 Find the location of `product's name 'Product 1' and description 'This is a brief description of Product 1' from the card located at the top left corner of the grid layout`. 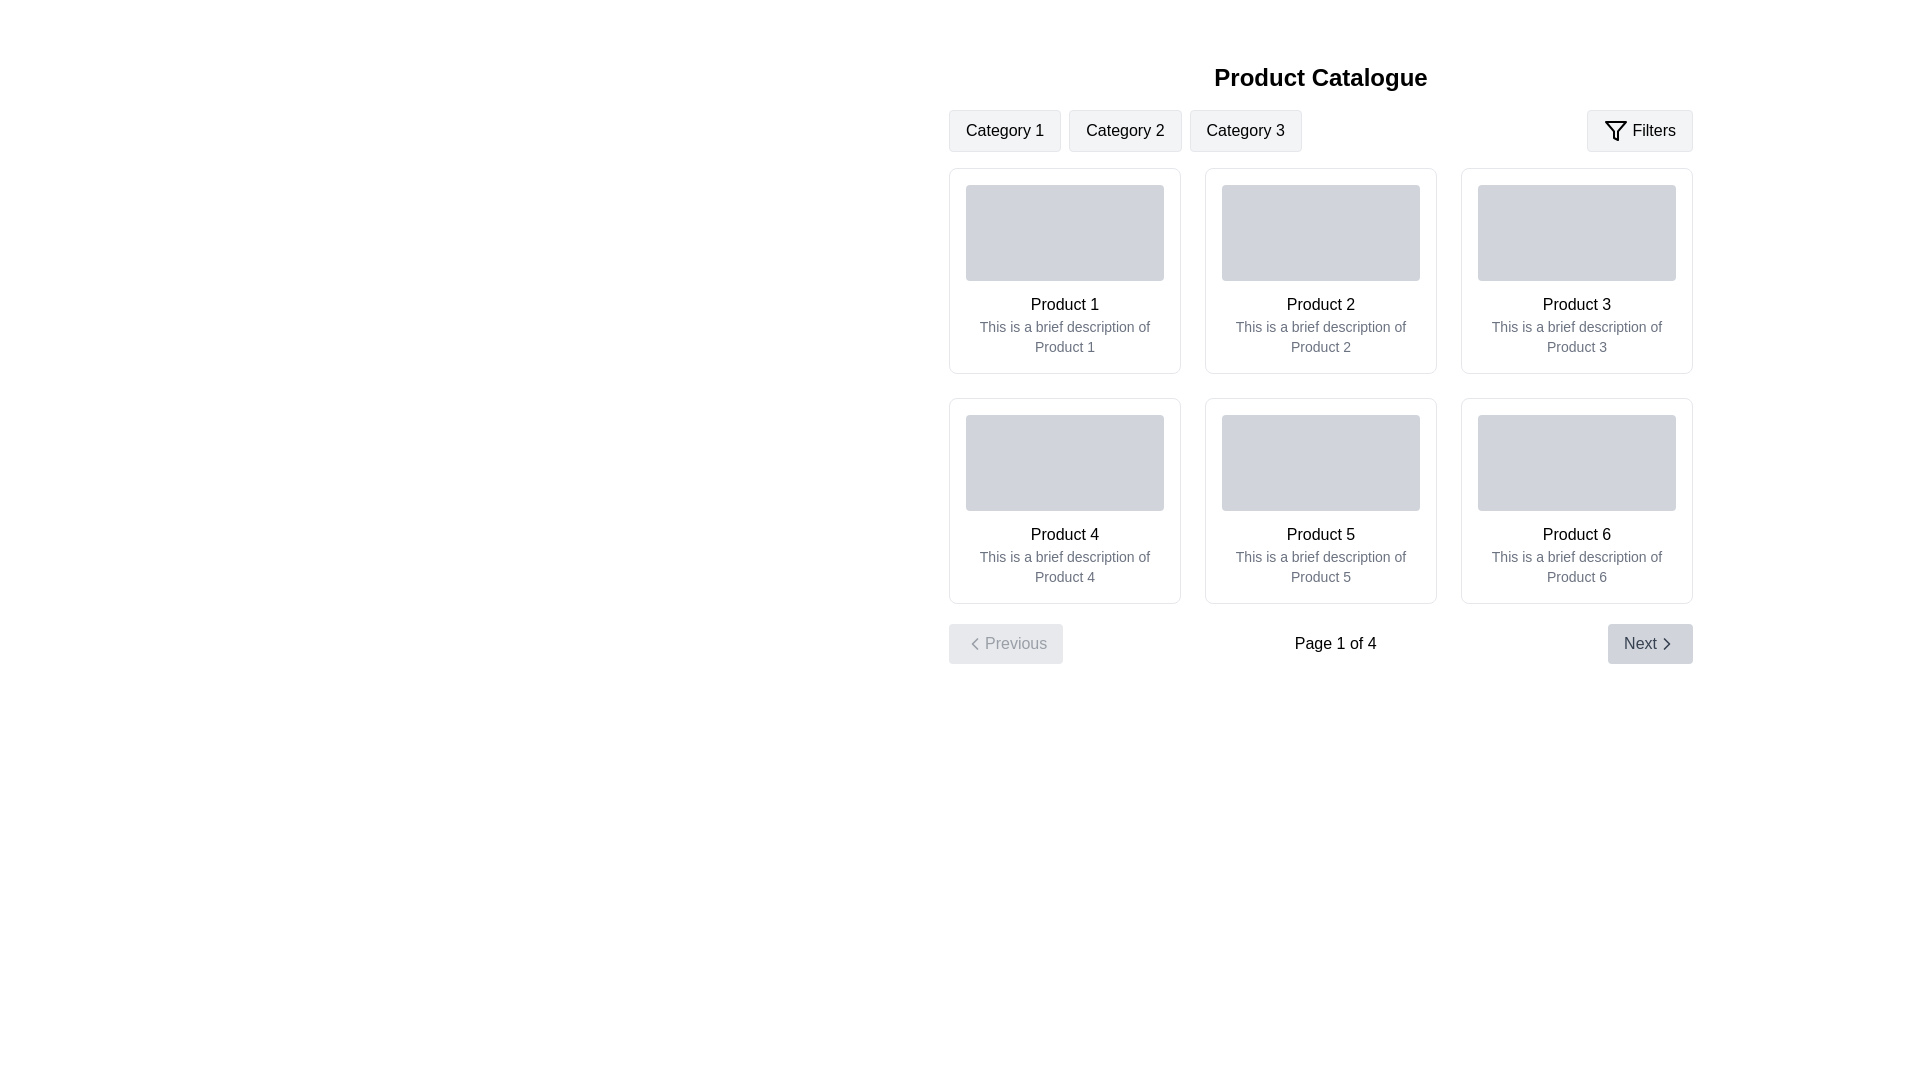

product's name 'Product 1' and description 'This is a brief description of Product 1' from the card located at the top left corner of the grid layout is located at coordinates (1064, 270).